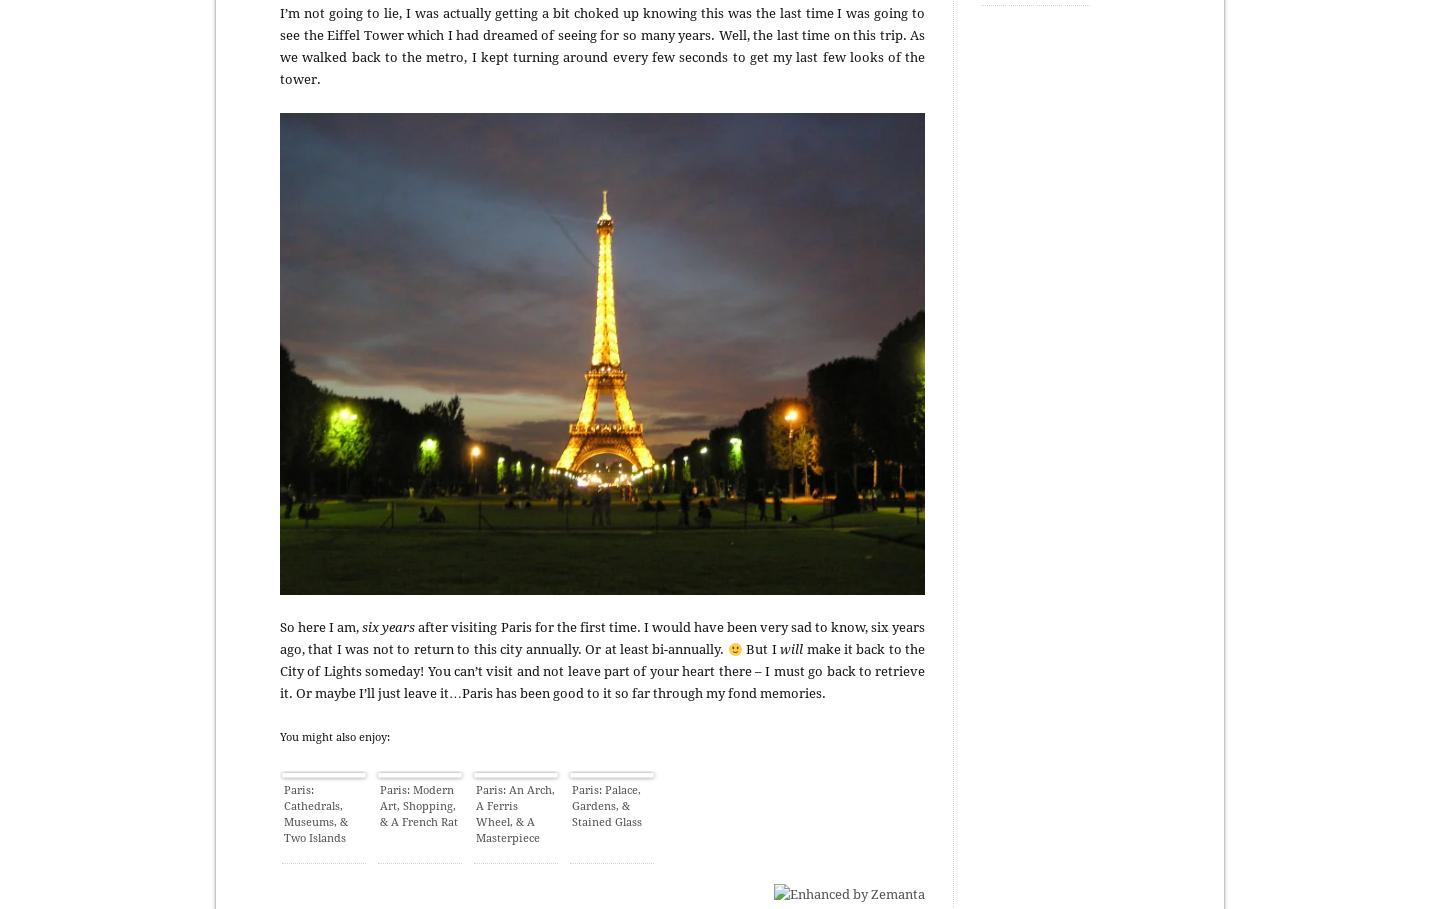 This screenshot has width=1440, height=909. Describe the element at coordinates (760, 648) in the screenshot. I see `'But I'` at that location.